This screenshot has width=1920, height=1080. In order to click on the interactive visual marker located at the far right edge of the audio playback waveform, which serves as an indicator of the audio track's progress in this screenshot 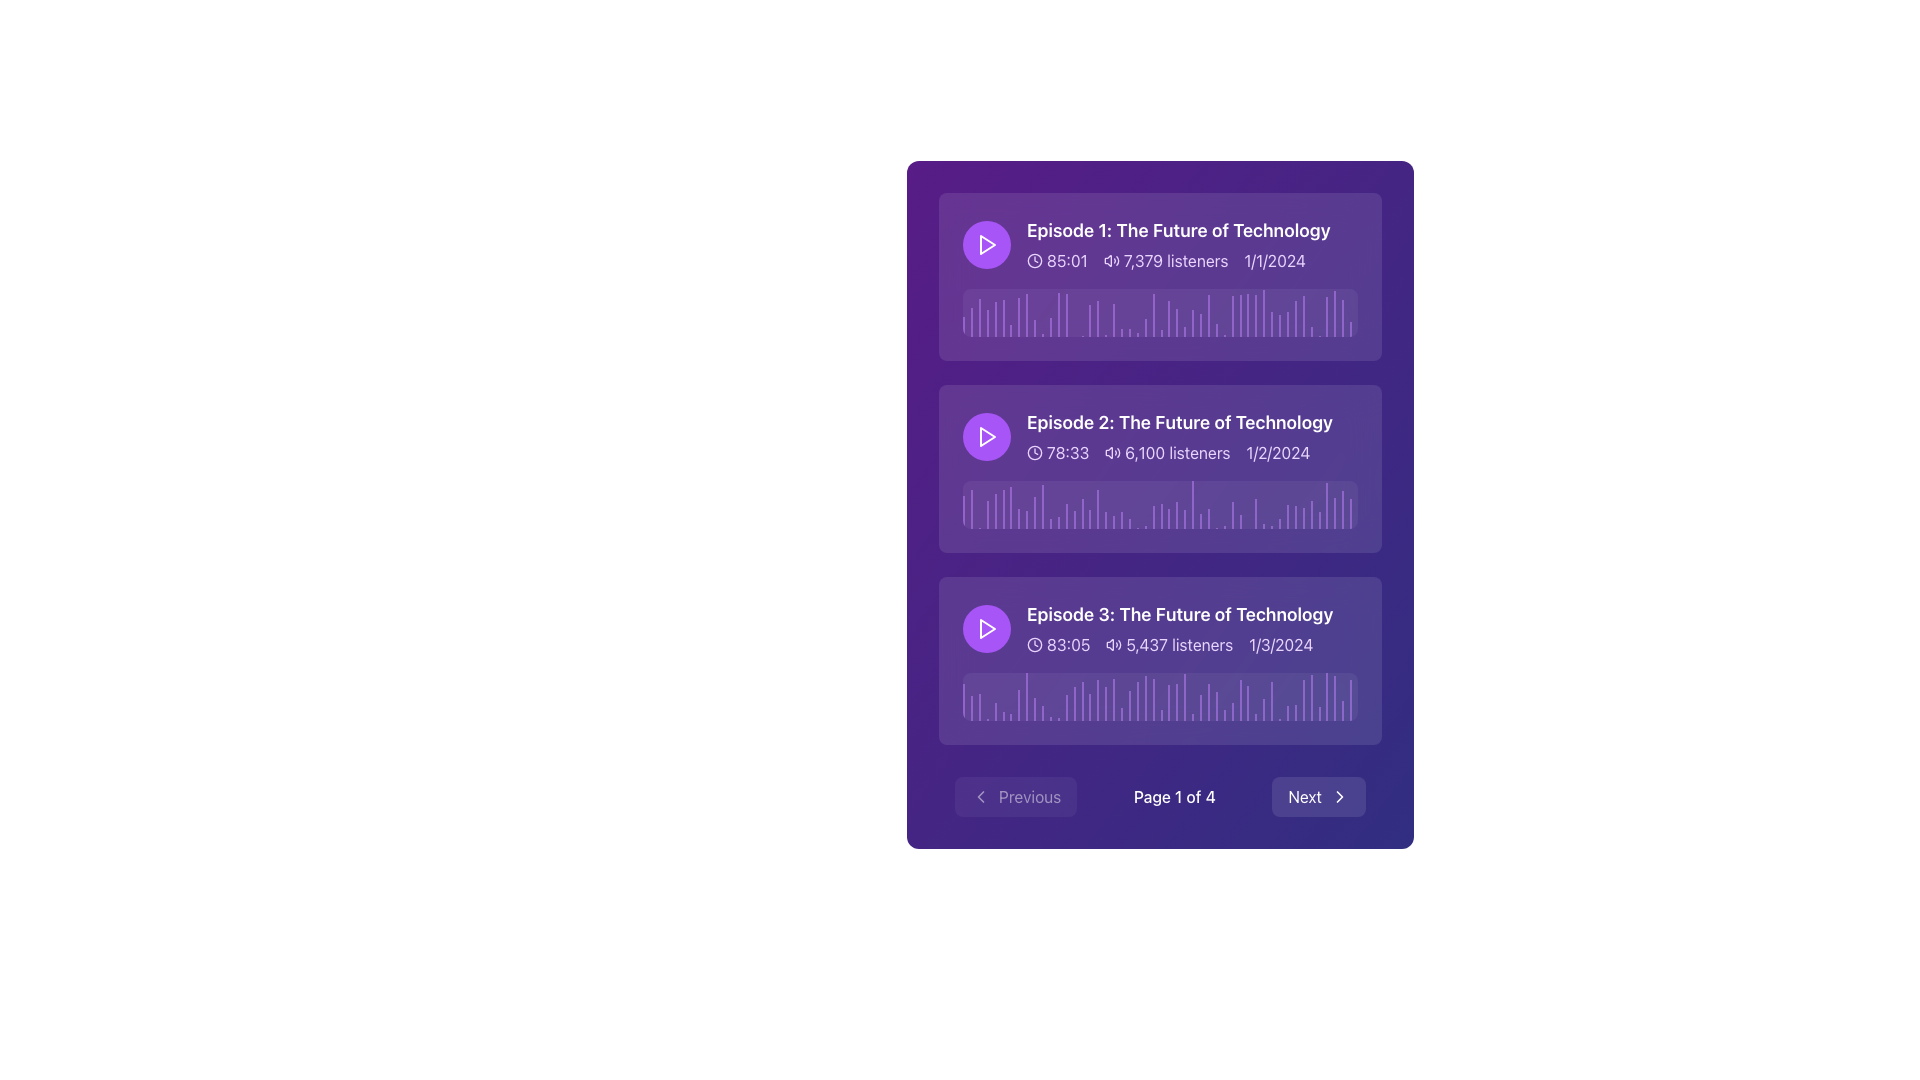, I will do `click(1335, 313)`.